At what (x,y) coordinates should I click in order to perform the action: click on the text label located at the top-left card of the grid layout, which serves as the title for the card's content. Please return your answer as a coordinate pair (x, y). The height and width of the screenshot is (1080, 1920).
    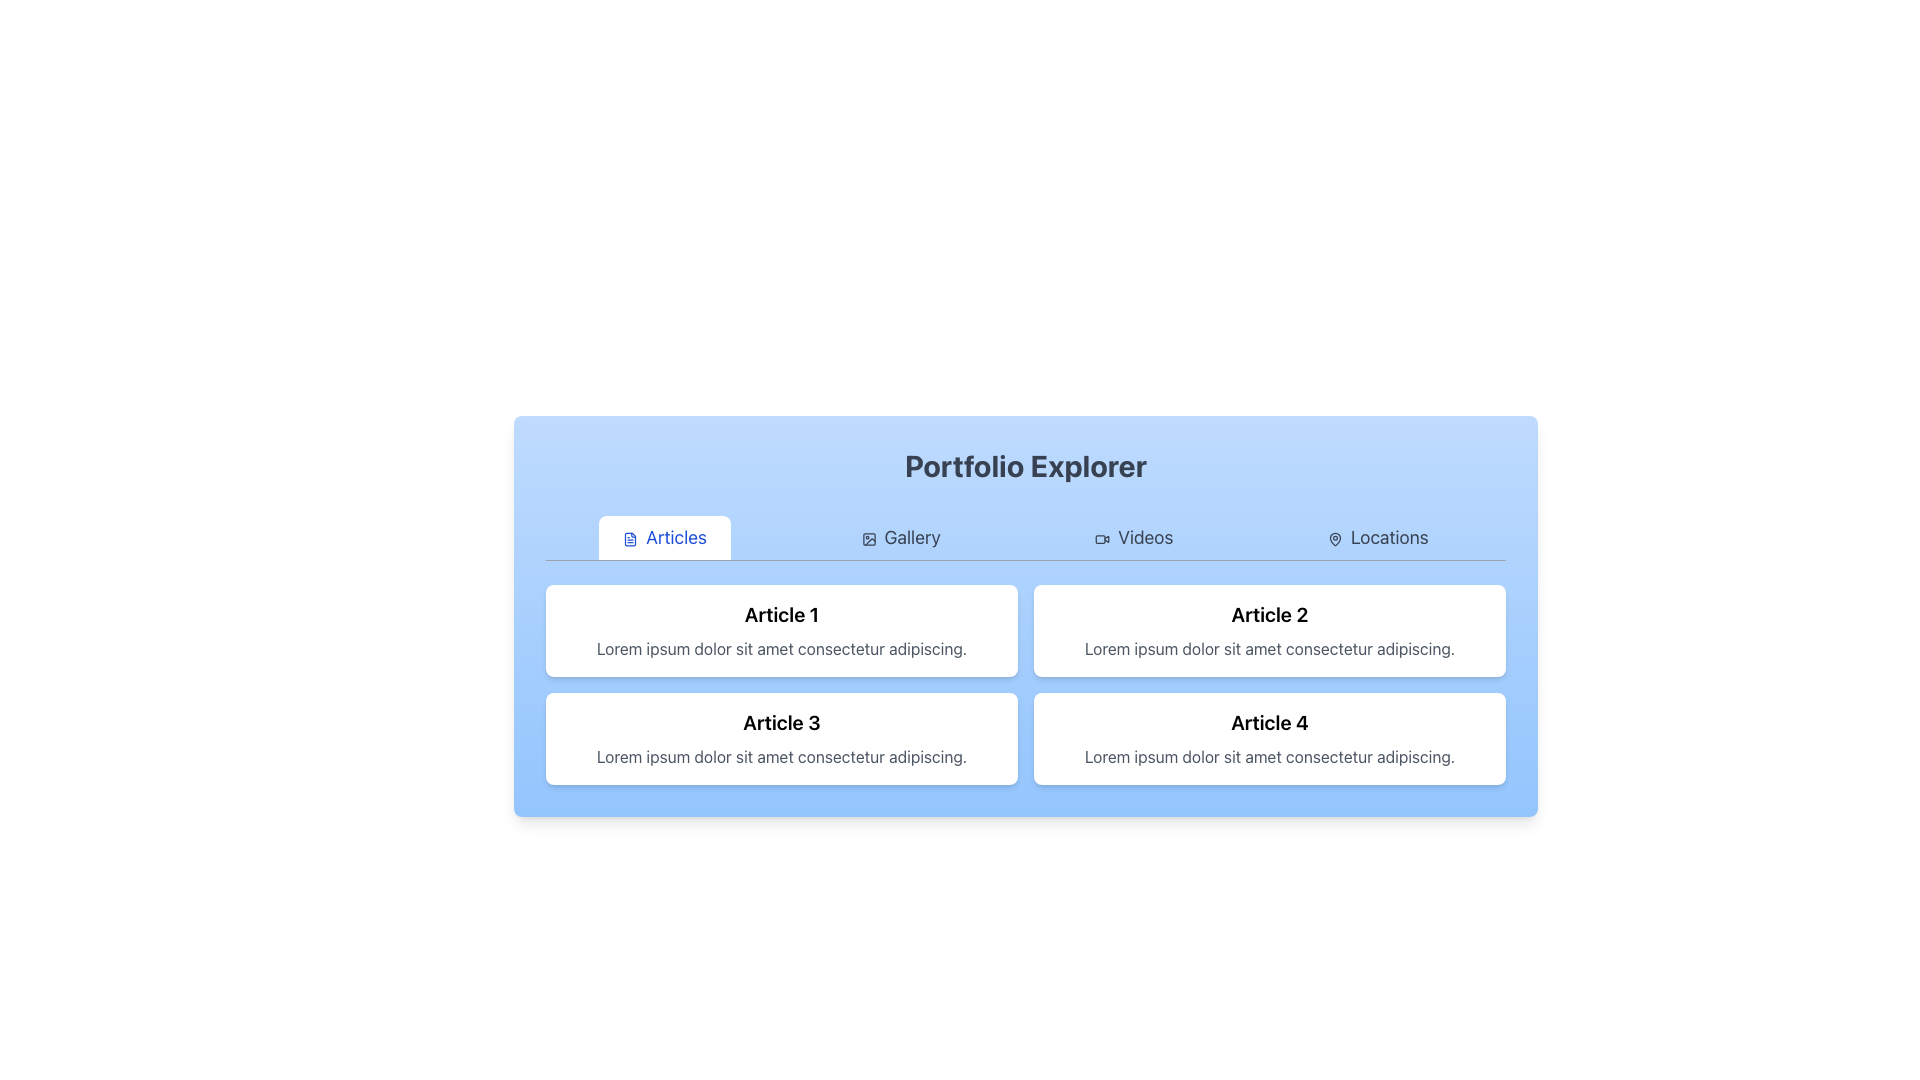
    Looking at the image, I should click on (781, 613).